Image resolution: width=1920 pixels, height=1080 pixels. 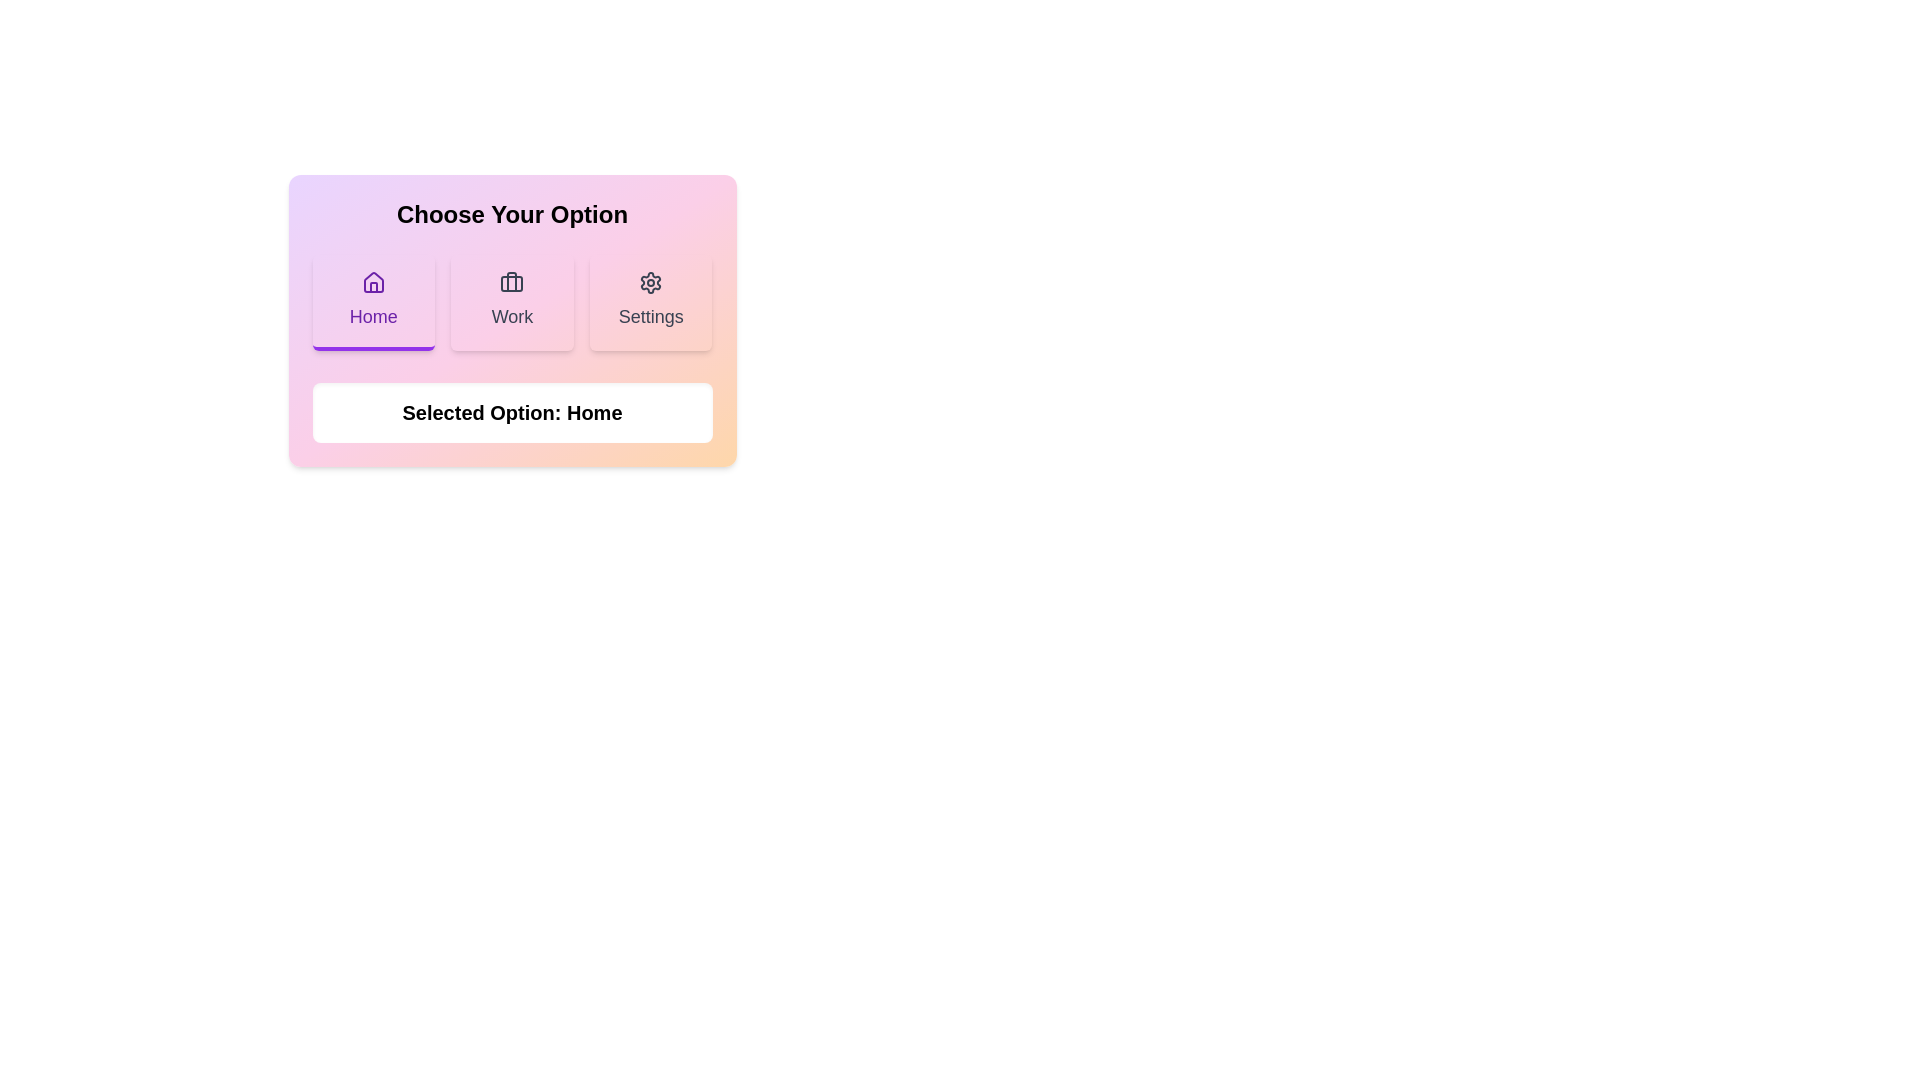 What do you see at coordinates (373, 282) in the screenshot?
I see `the 'Home' icon, which is a vector graphic element located in the leftmost button of a horizontal group of three buttons at the top of the main content area` at bounding box center [373, 282].